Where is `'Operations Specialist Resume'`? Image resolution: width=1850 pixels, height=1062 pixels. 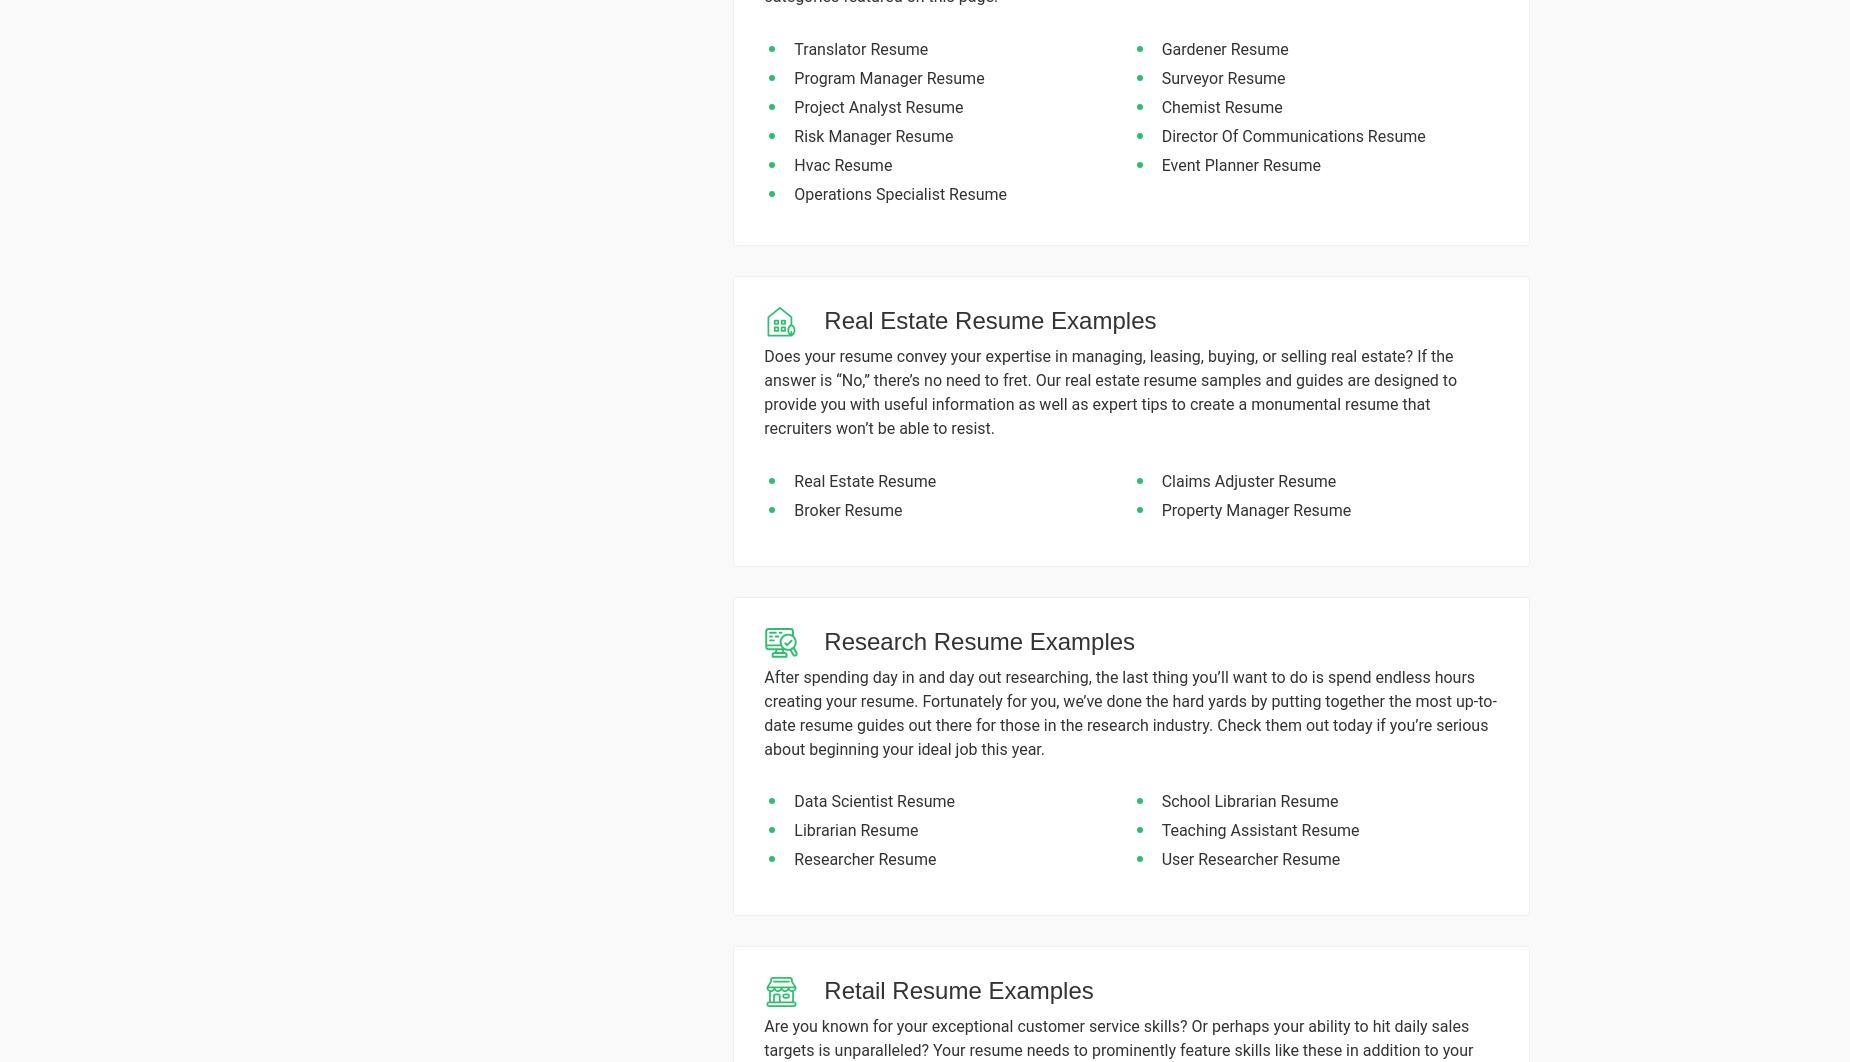
'Operations Specialist Resume' is located at coordinates (900, 193).